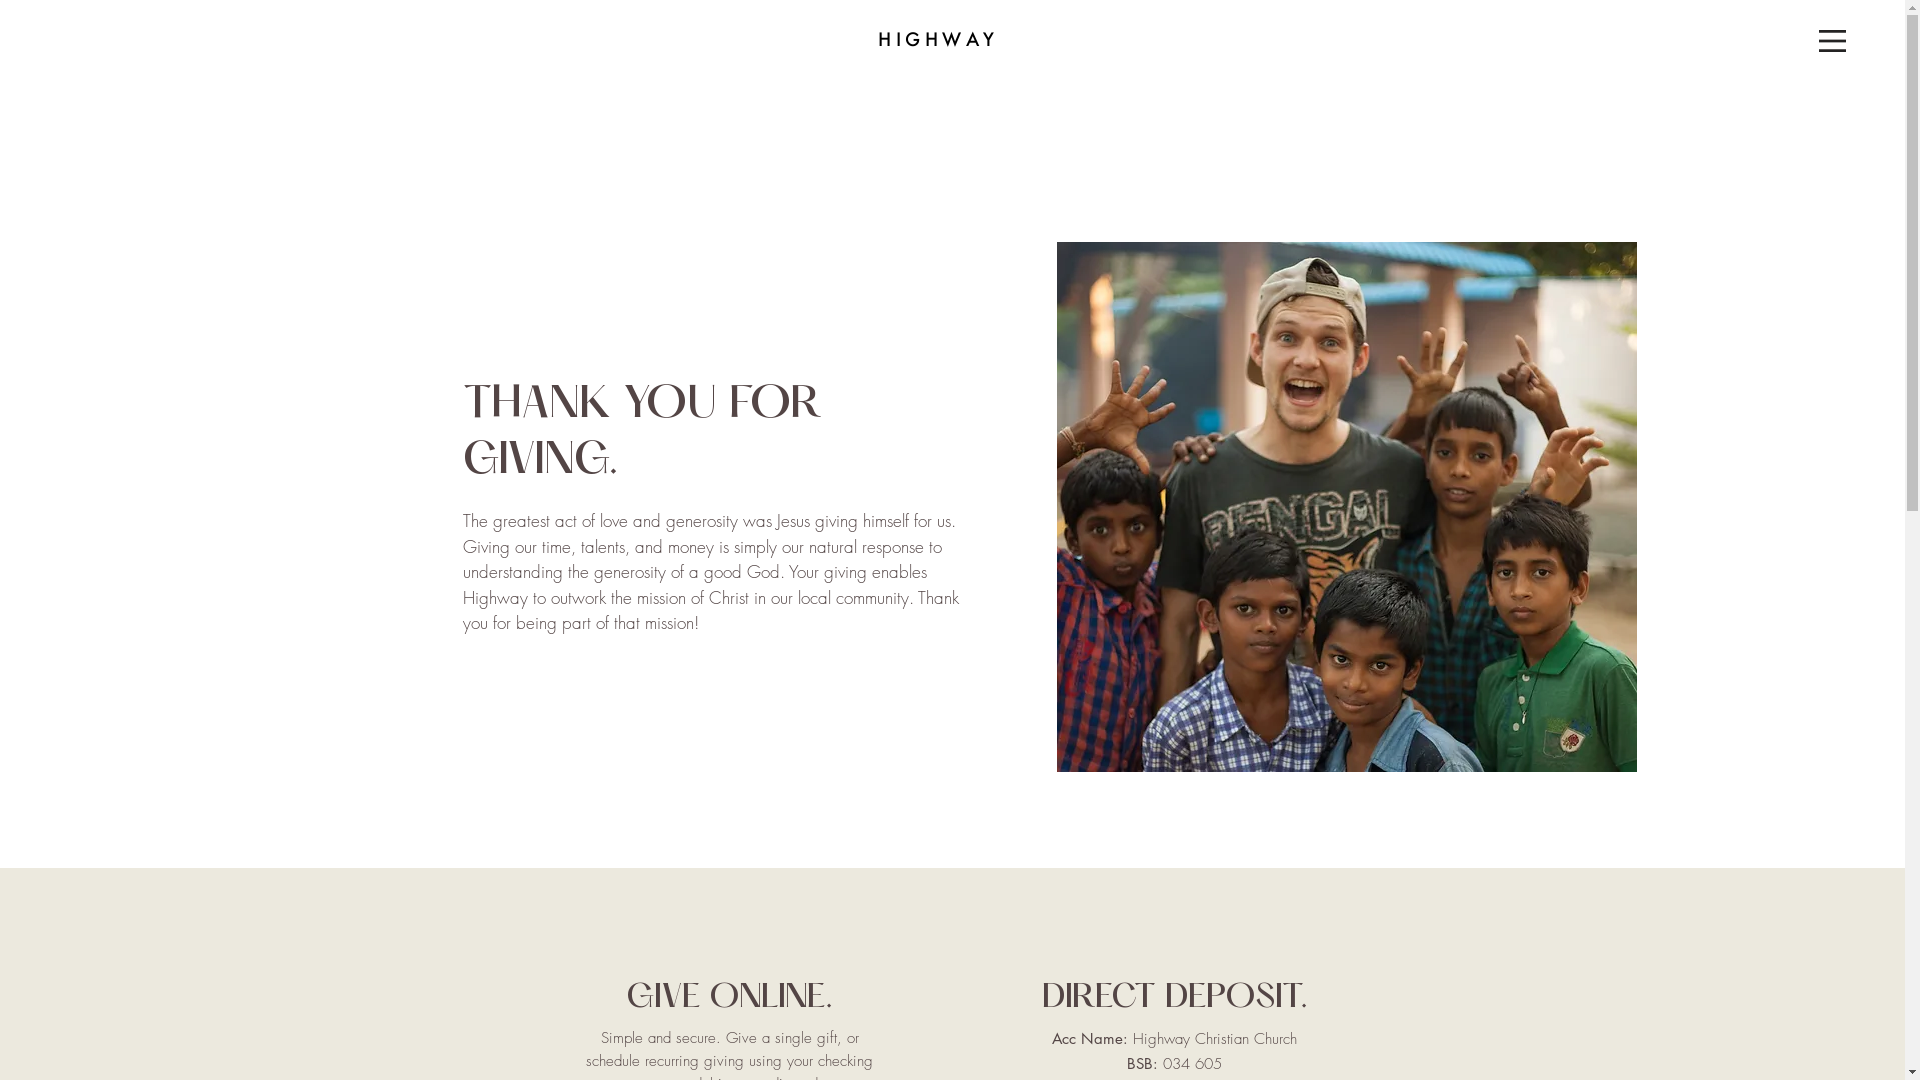  What do you see at coordinates (937, 39) in the screenshot?
I see `'HIGHWAY'` at bounding box center [937, 39].